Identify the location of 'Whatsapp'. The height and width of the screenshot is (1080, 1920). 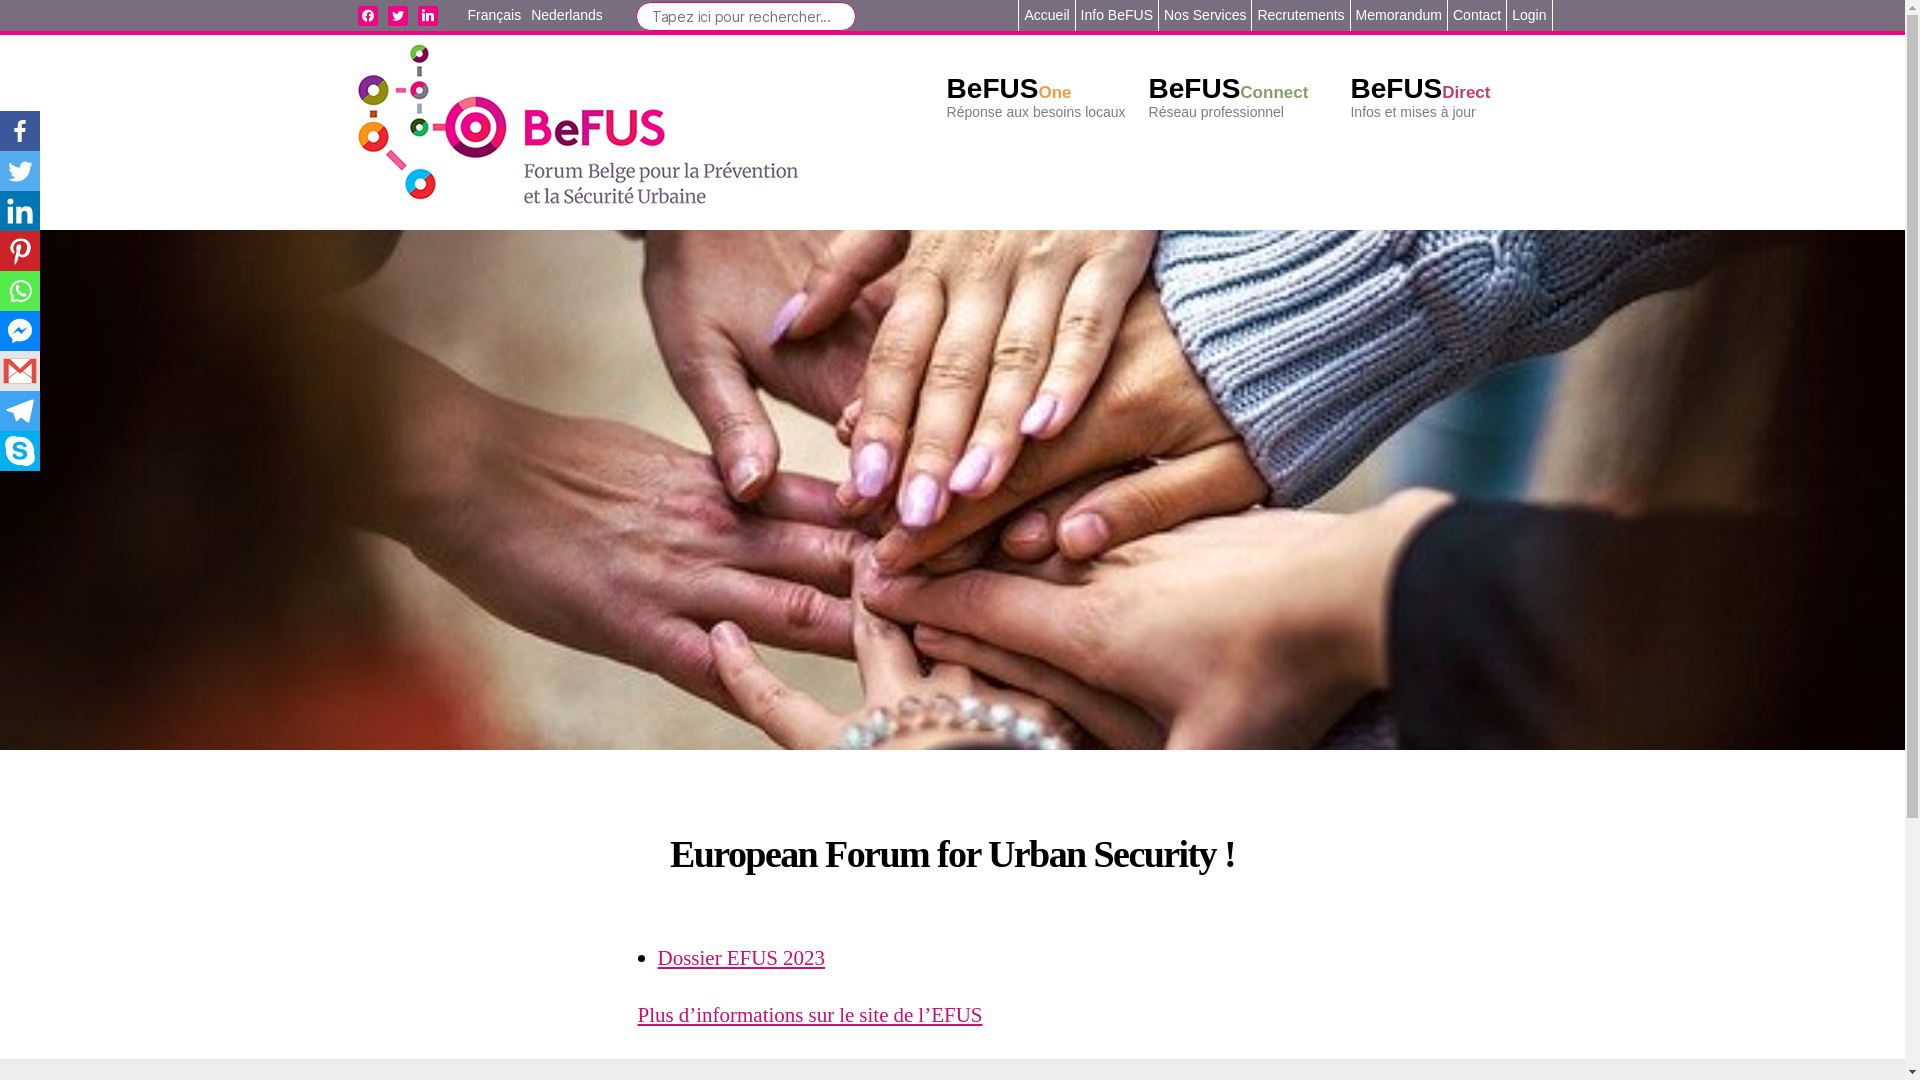
(19, 290).